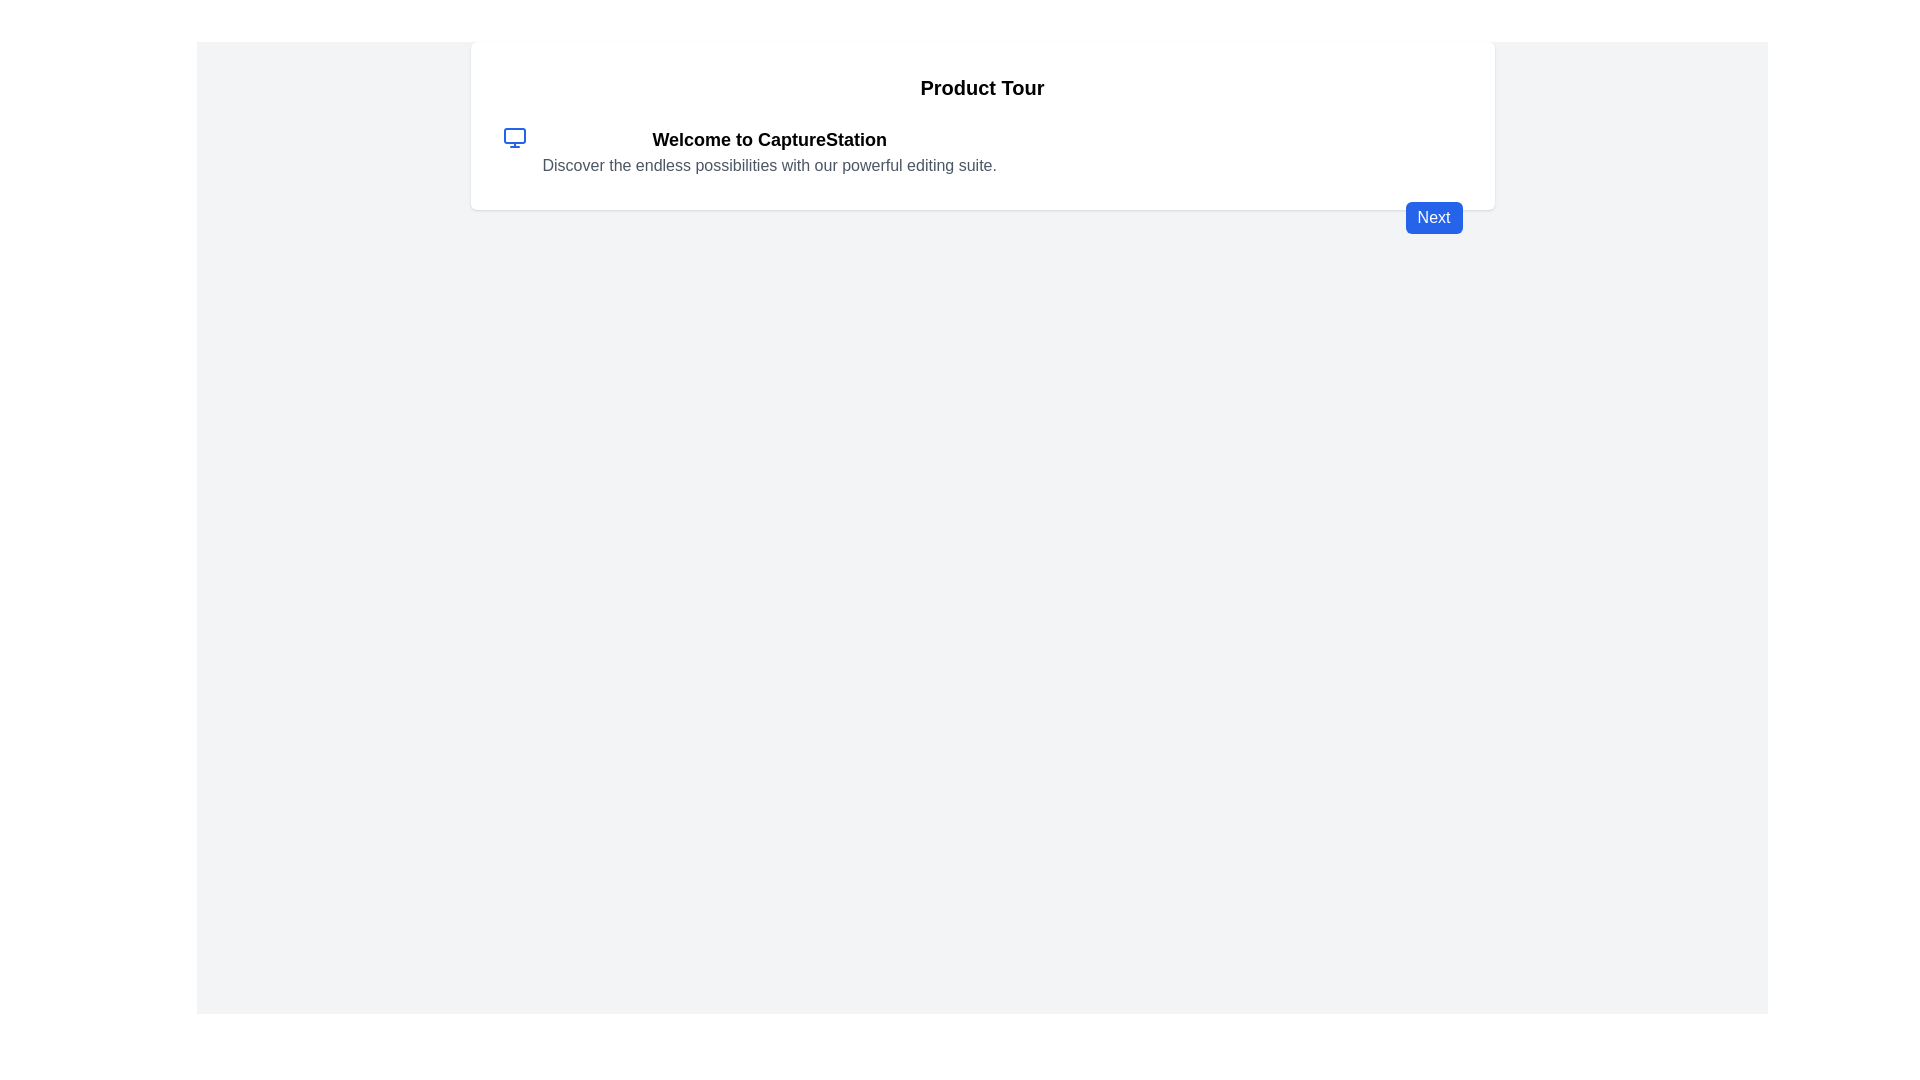 This screenshot has width=1920, height=1080. Describe the element at coordinates (1433, 218) in the screenshot. I see `the navigation button located at the lower-right corner of the modal` at that location.